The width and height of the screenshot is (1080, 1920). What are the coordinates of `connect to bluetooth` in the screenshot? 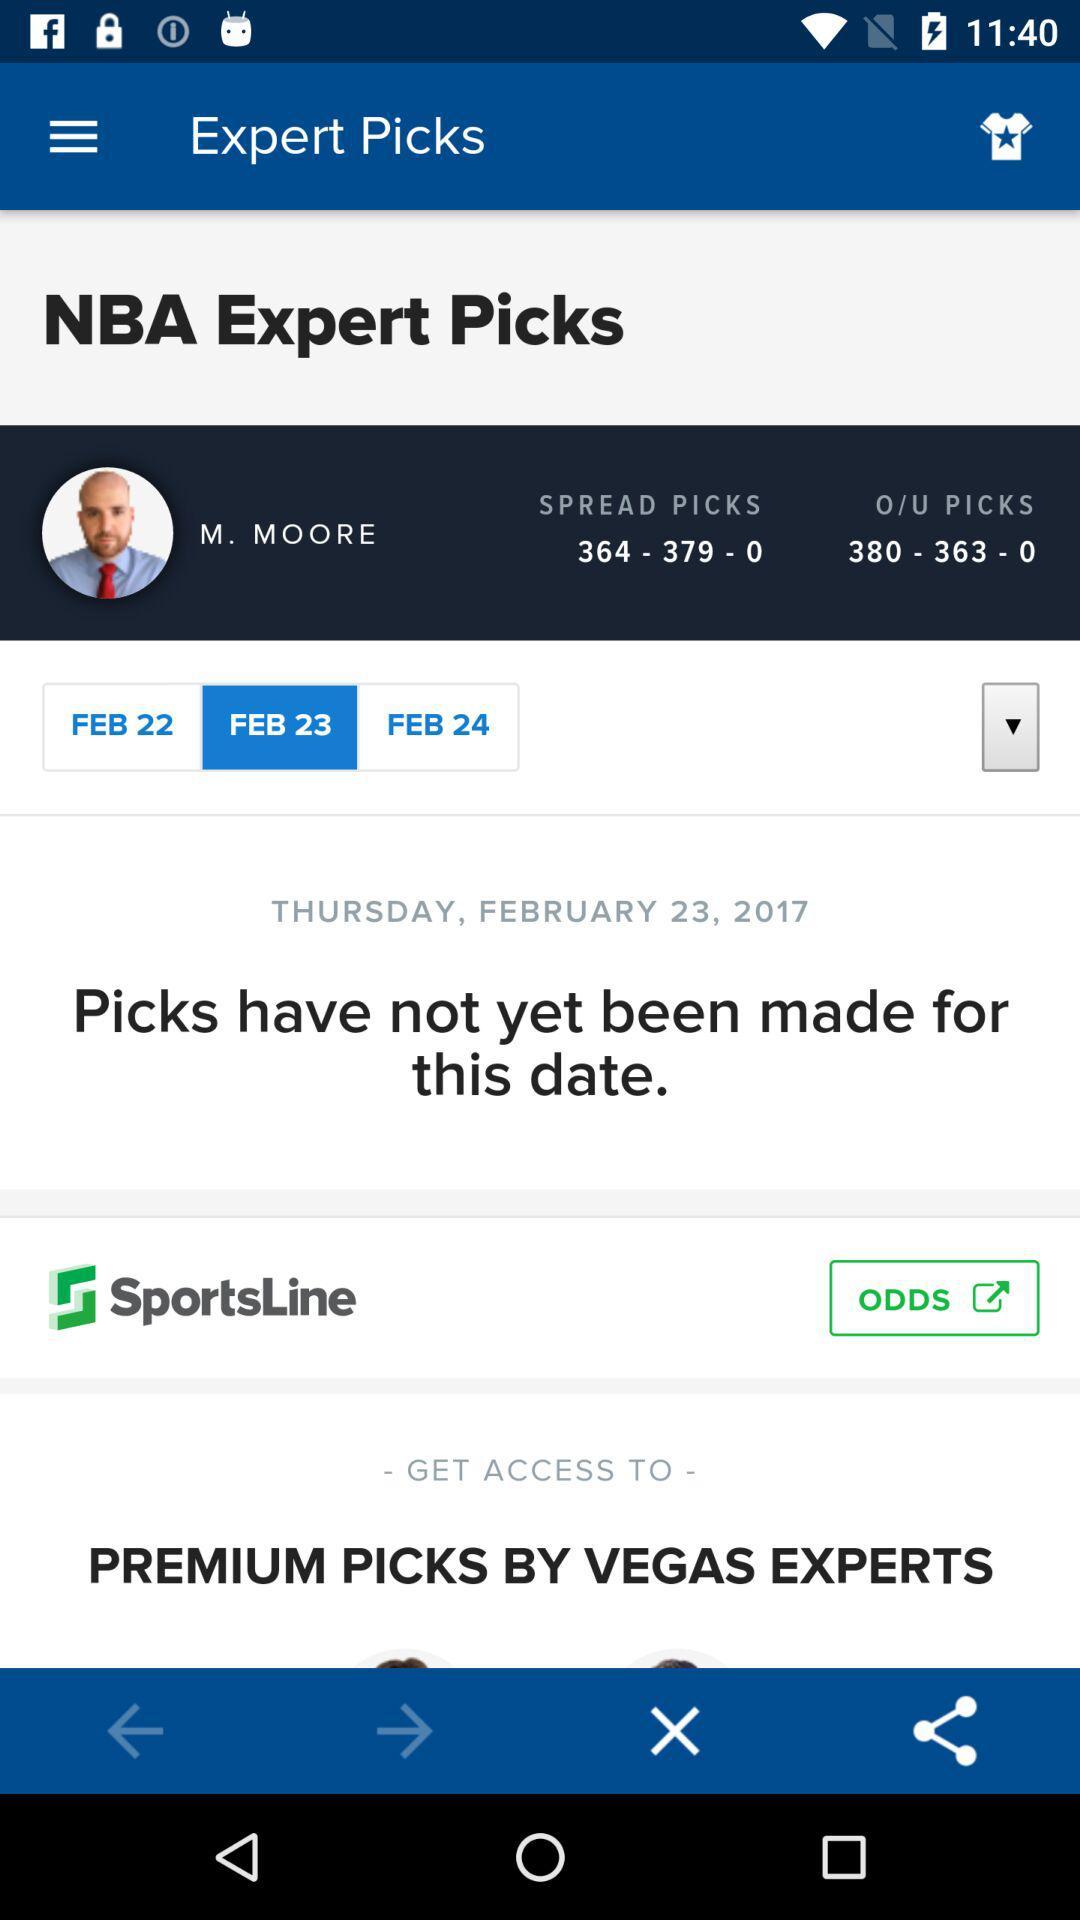 It's located at (945, 1730).